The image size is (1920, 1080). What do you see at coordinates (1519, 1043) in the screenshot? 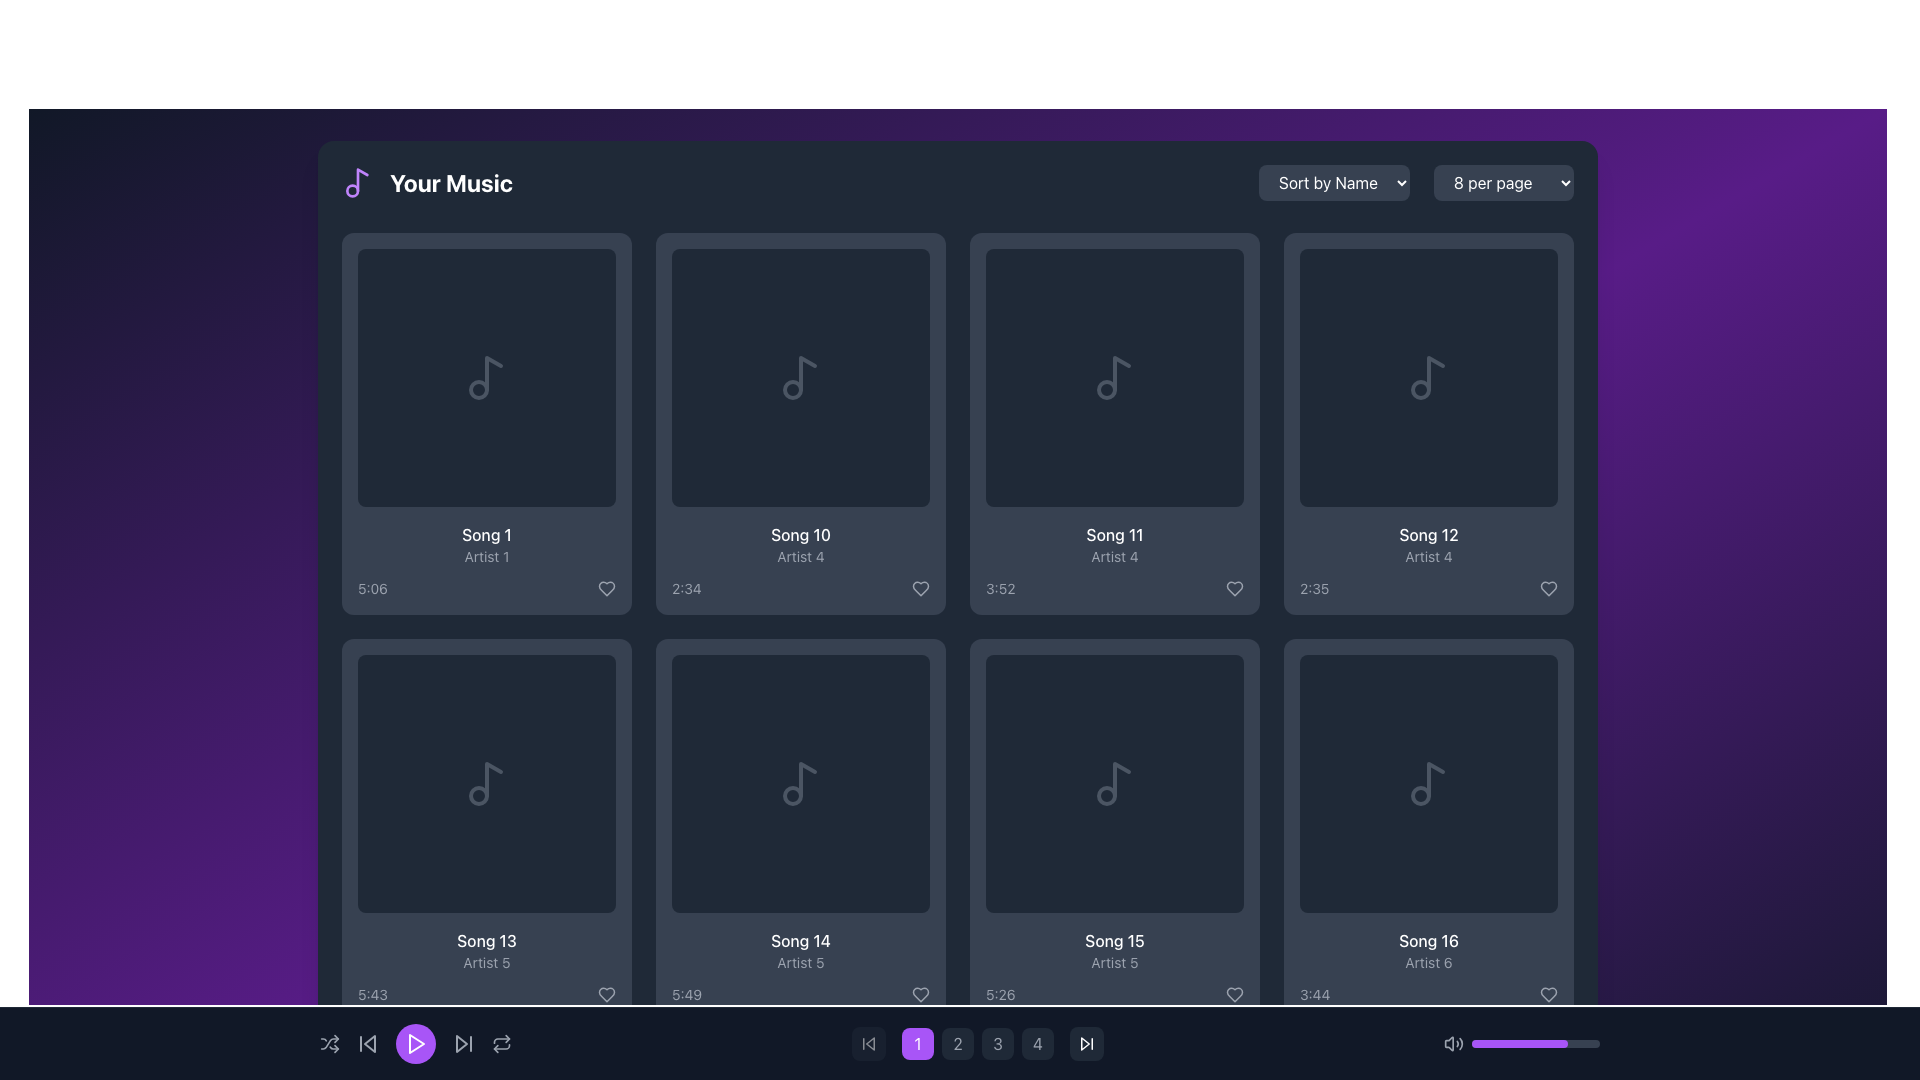
I see `the volume` at bounding box center [1519, 1043].